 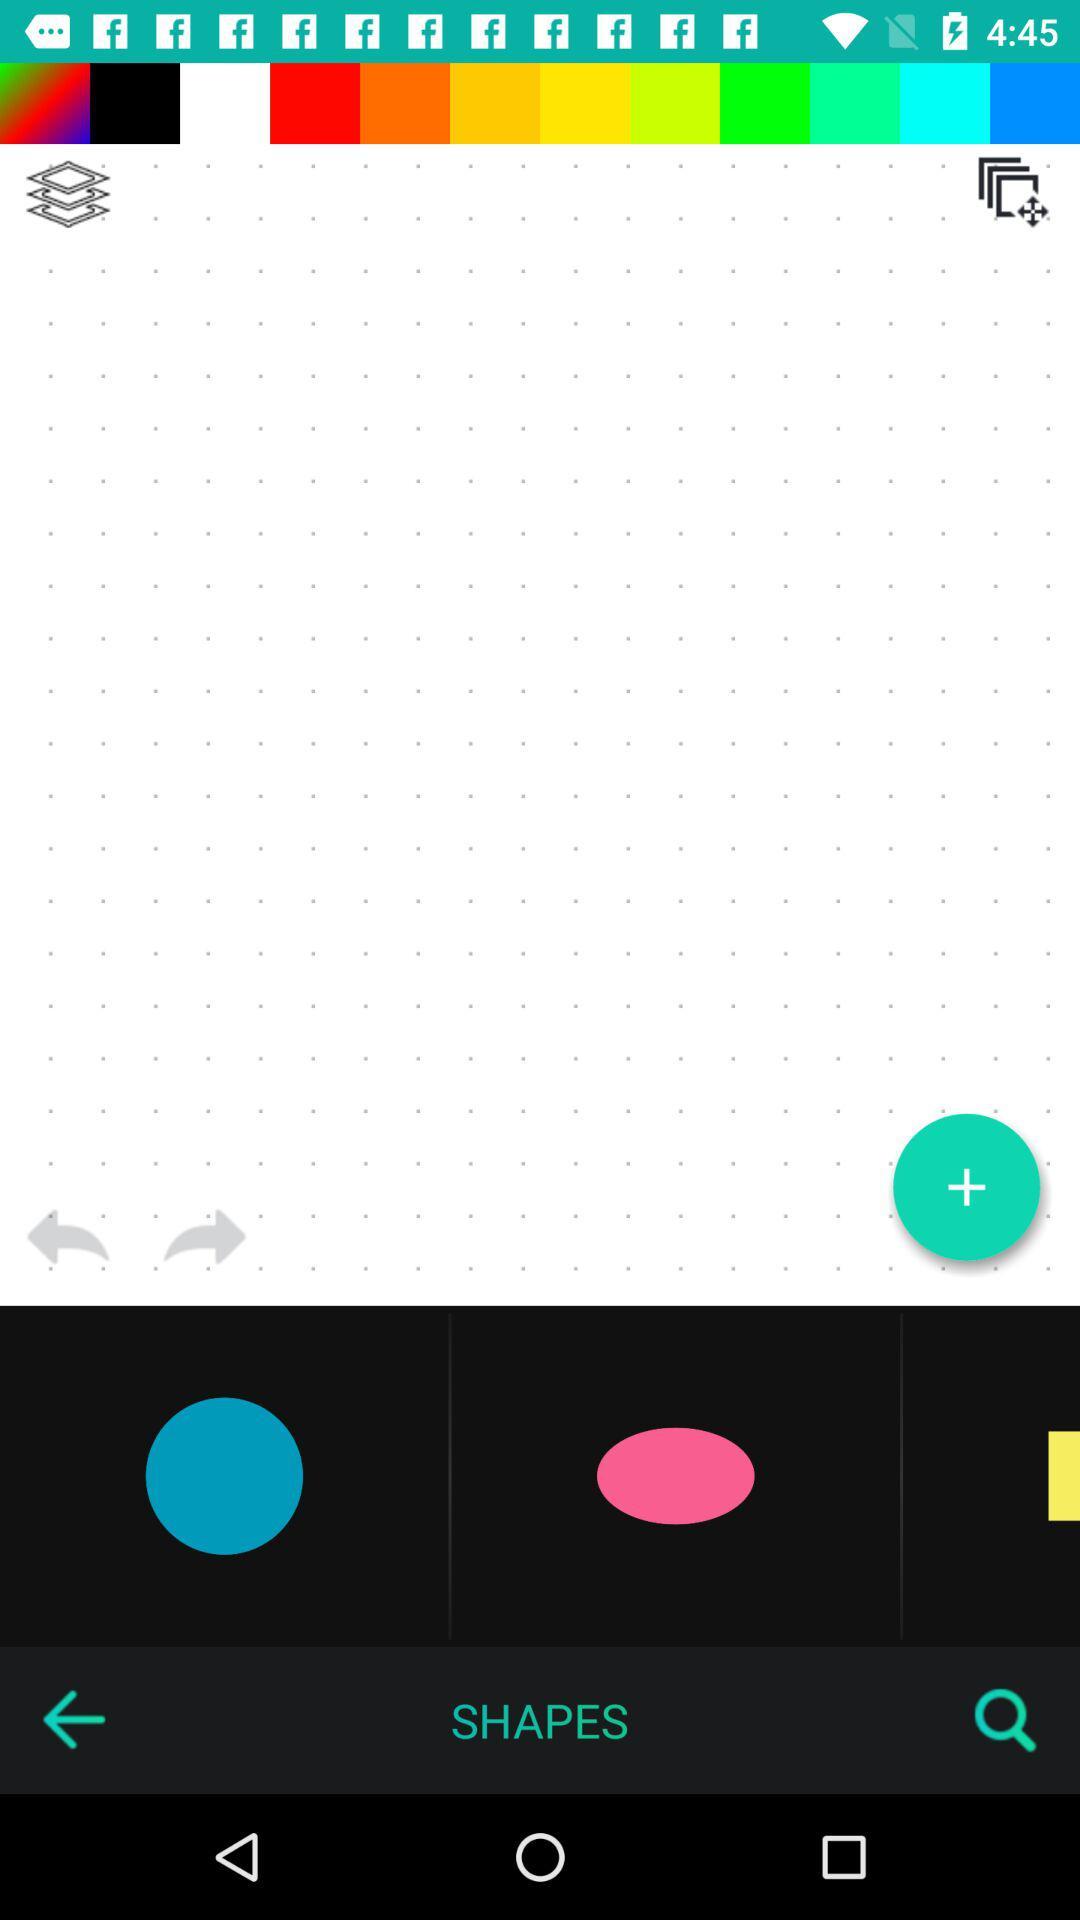 What do you see at coordinates (965, 1187) in the screenshot?
I see `new logo` at bounding box center [965, 1187].